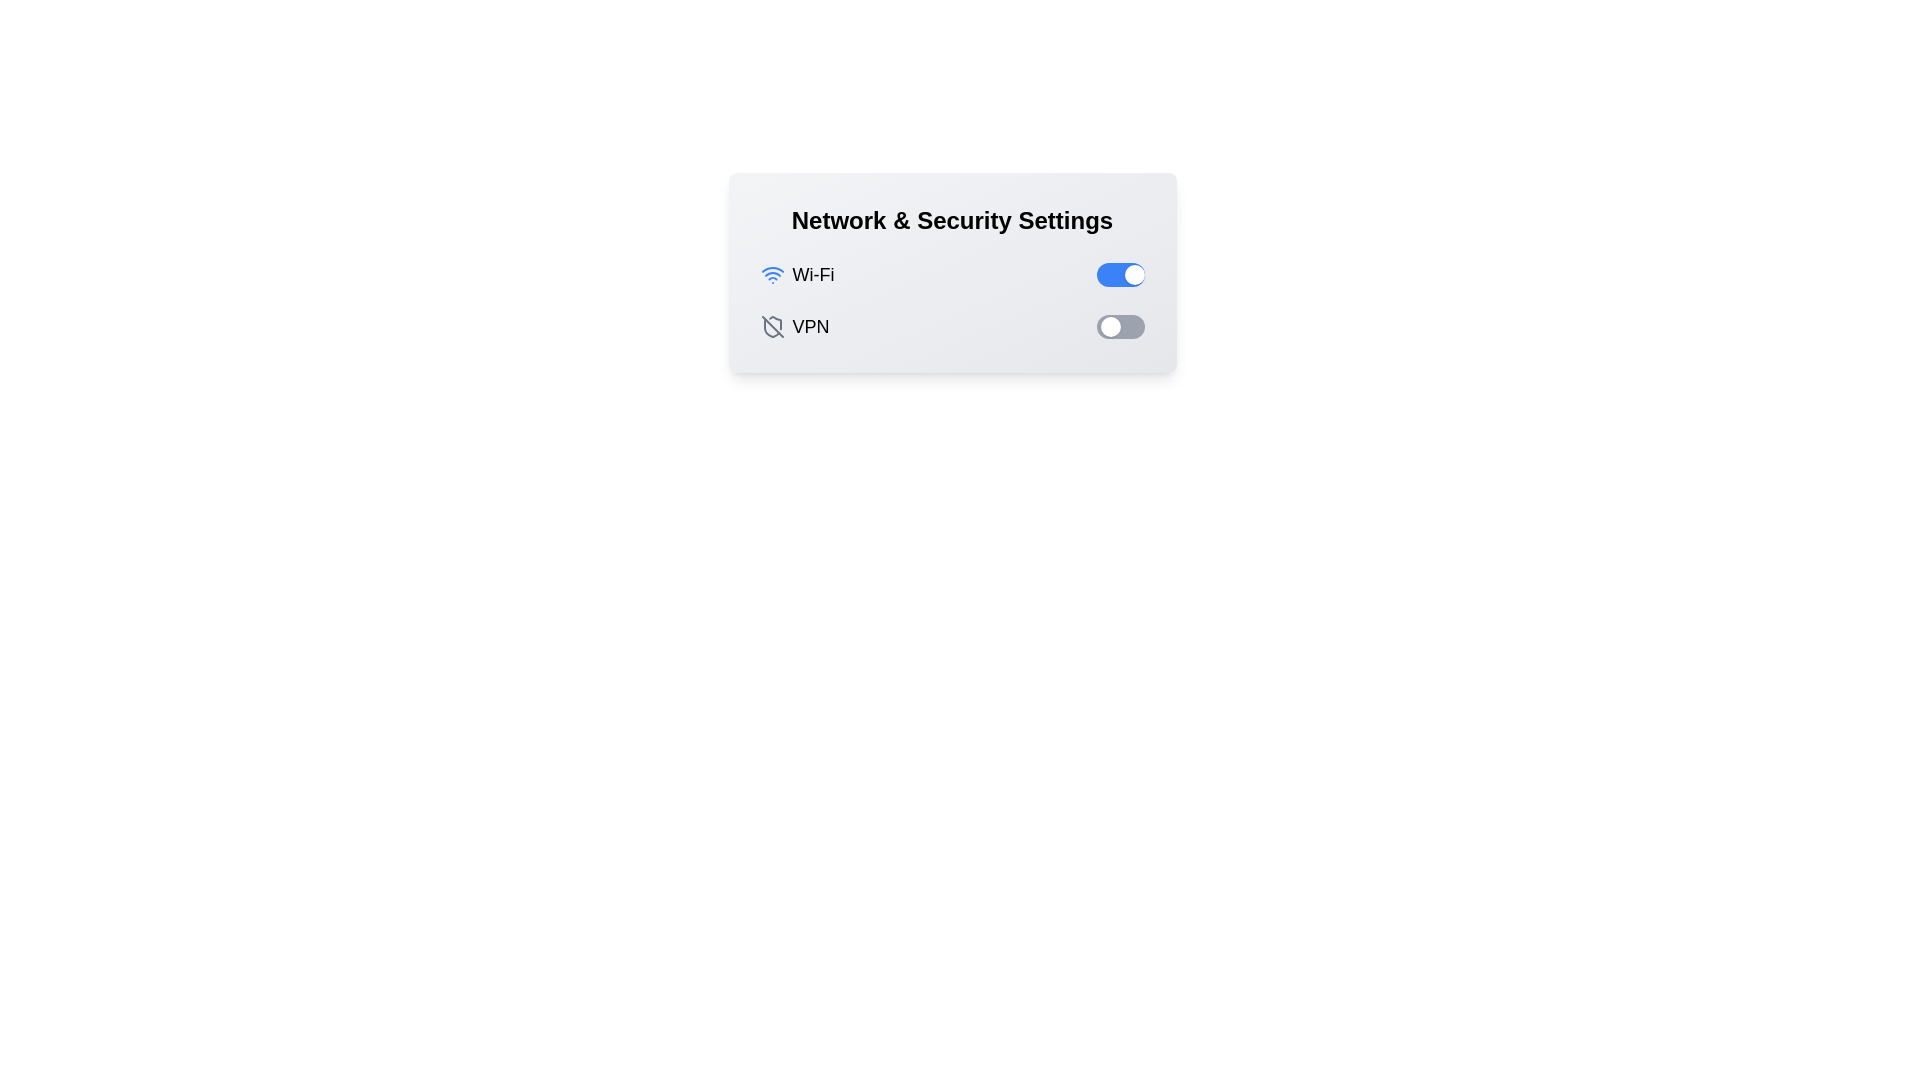 The width and height of the screenshot is (1920, 1080). I want to click on the toggle switch for the VPN feature located in the 'Network & Security Settings' section to change its state, so click(951, 326).